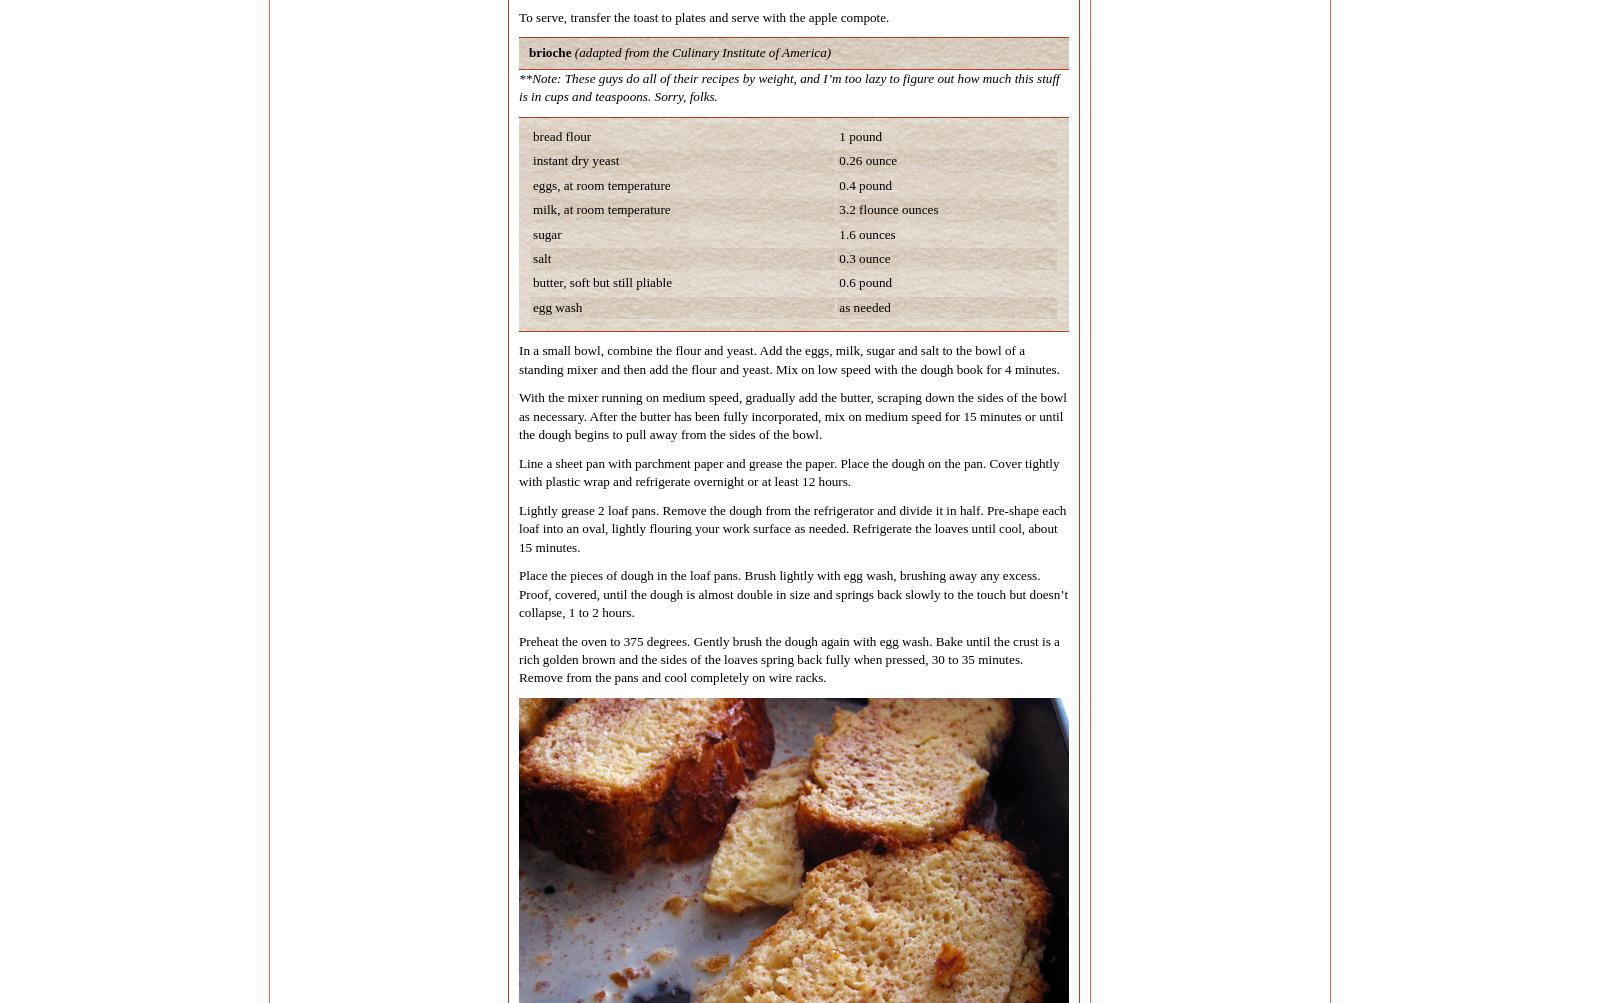 The width and height of the screenshot is (1600, 1003). Describe the element at coordinates (556, 305) in the screenshot. I see `'egg wash'` at that location.